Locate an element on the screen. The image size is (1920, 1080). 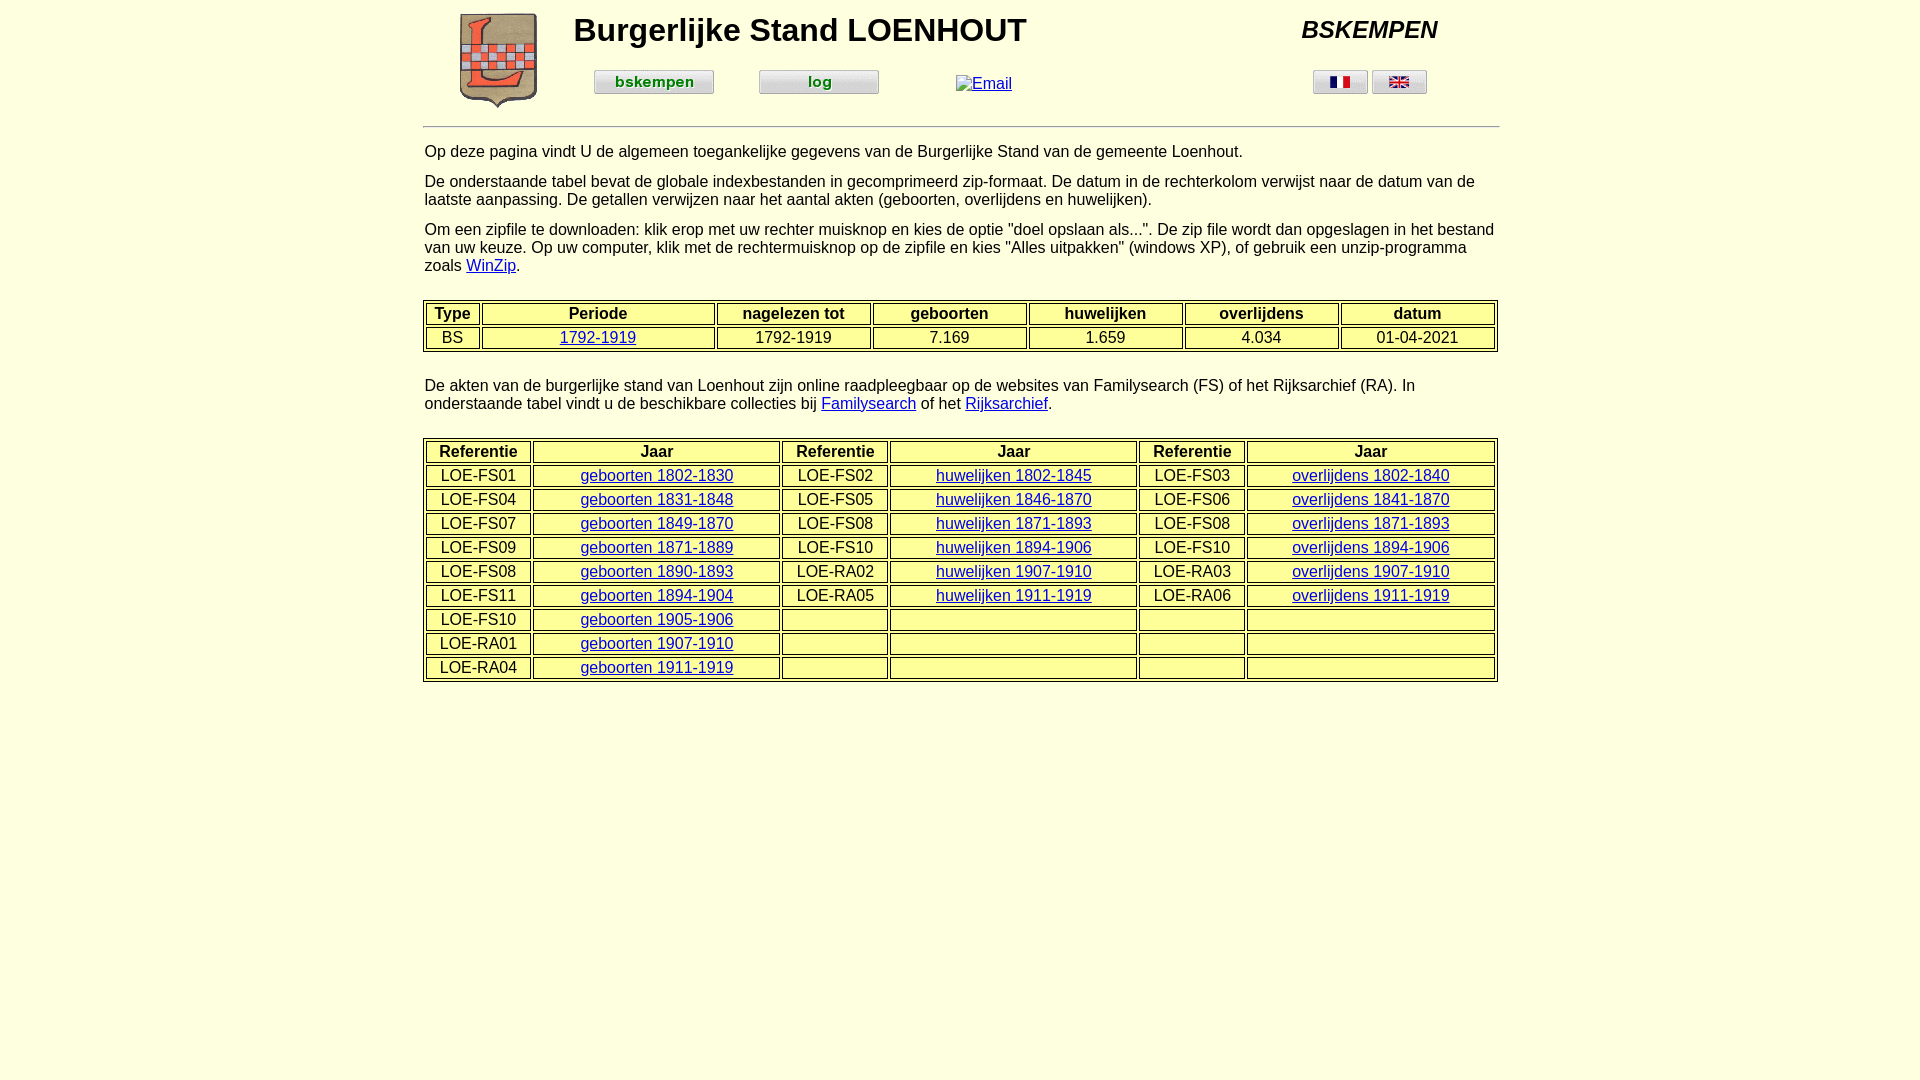
'geboorten 1911-1919' is located at coordinates (656, 667).